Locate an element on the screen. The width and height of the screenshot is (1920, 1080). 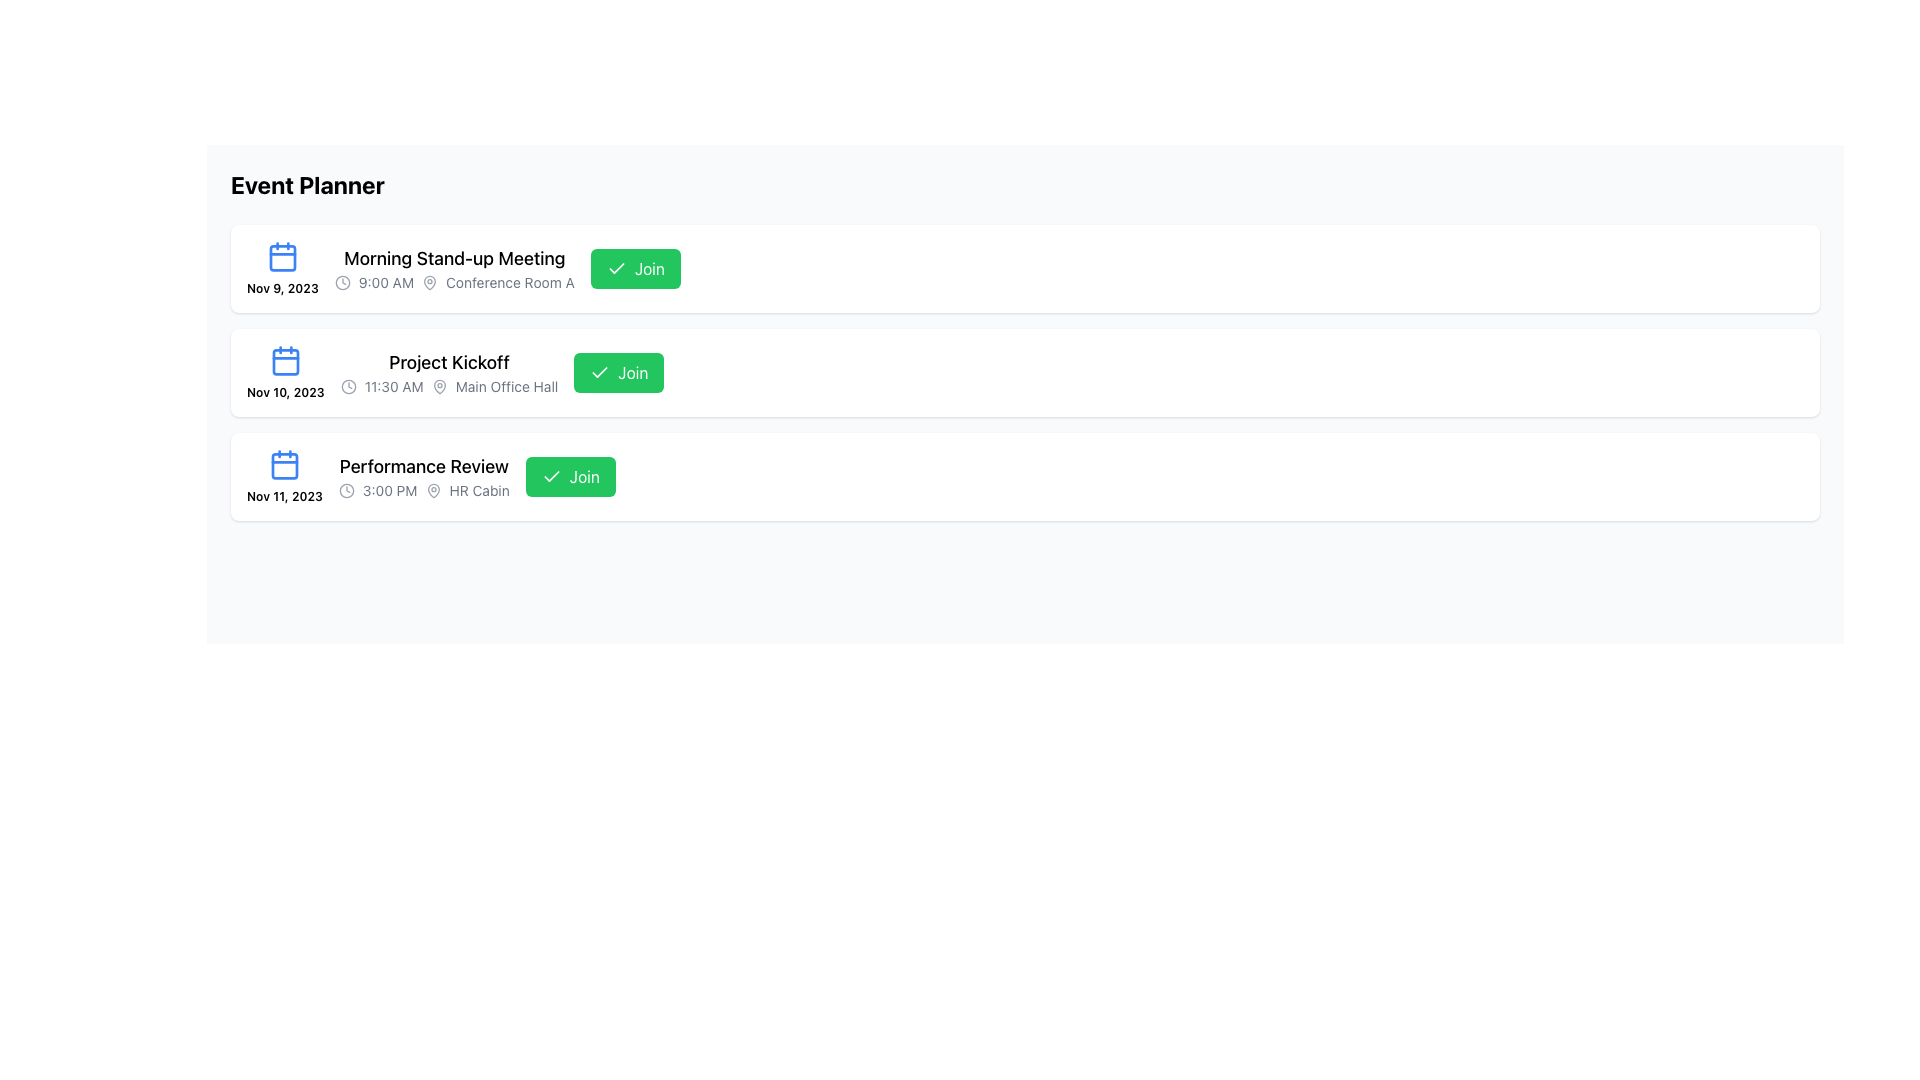
the icon that visually indicates the event's date located in the upper-left corner of the second event card, adjacent to the date label 'Nov 10, 2023' is located at coordinates (284, 361).